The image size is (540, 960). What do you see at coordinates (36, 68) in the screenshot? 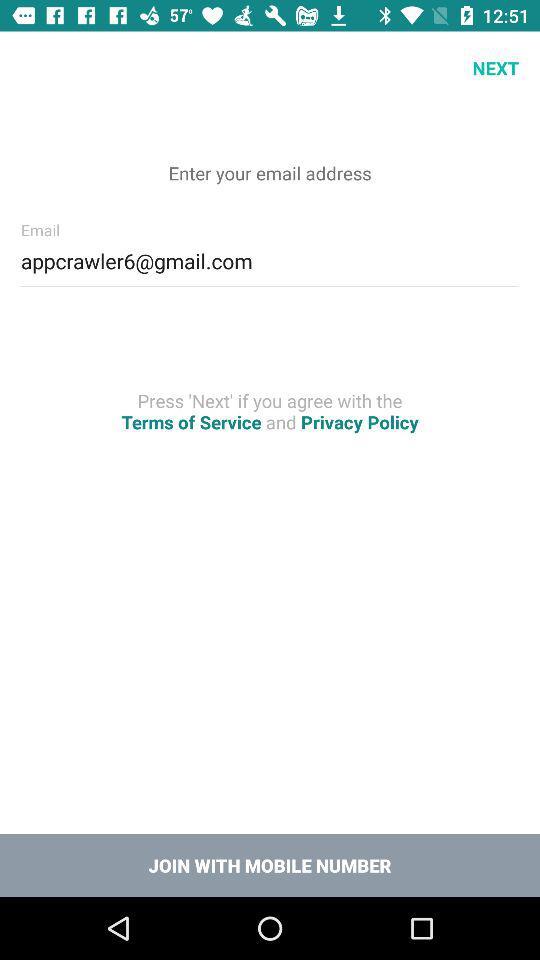
I see `item next to next item` at bounding box center [36, 68].